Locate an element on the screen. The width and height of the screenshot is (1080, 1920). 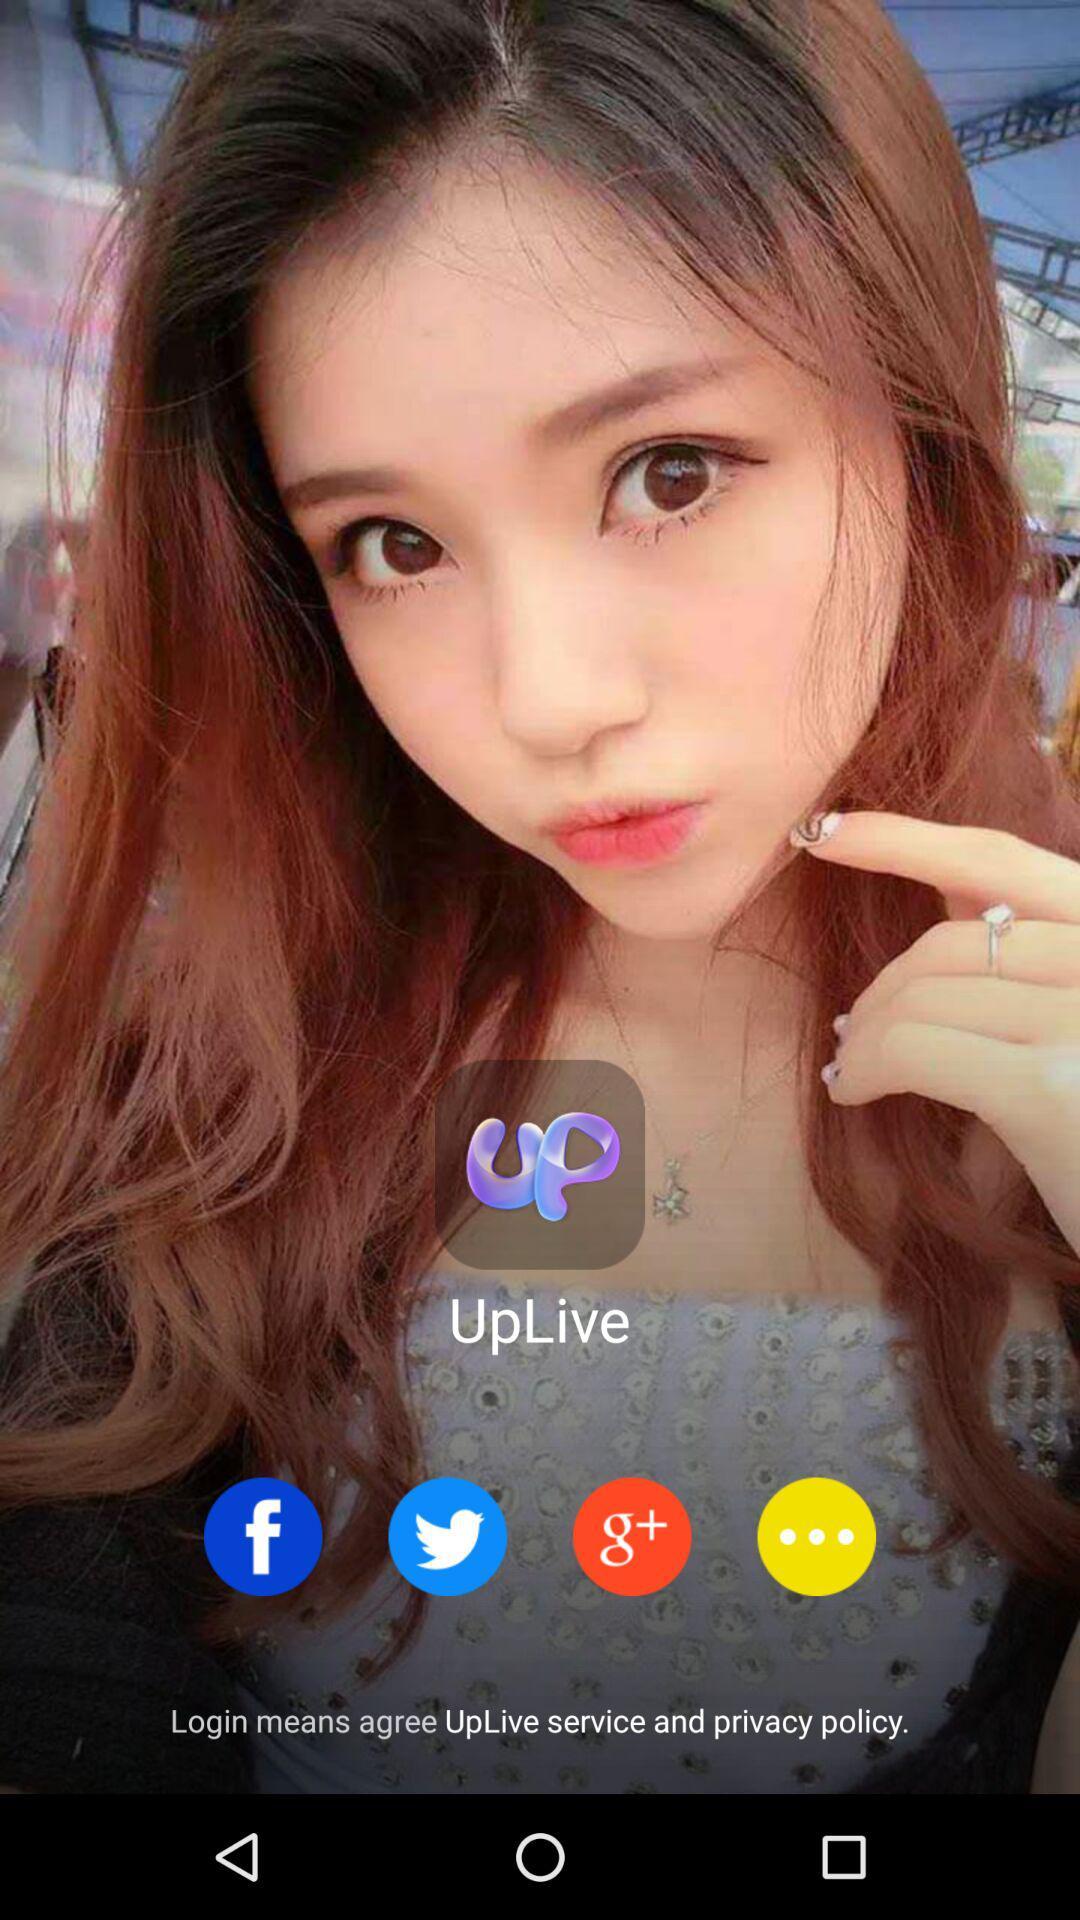
the follow icon is located at coordinates (632, 1535).